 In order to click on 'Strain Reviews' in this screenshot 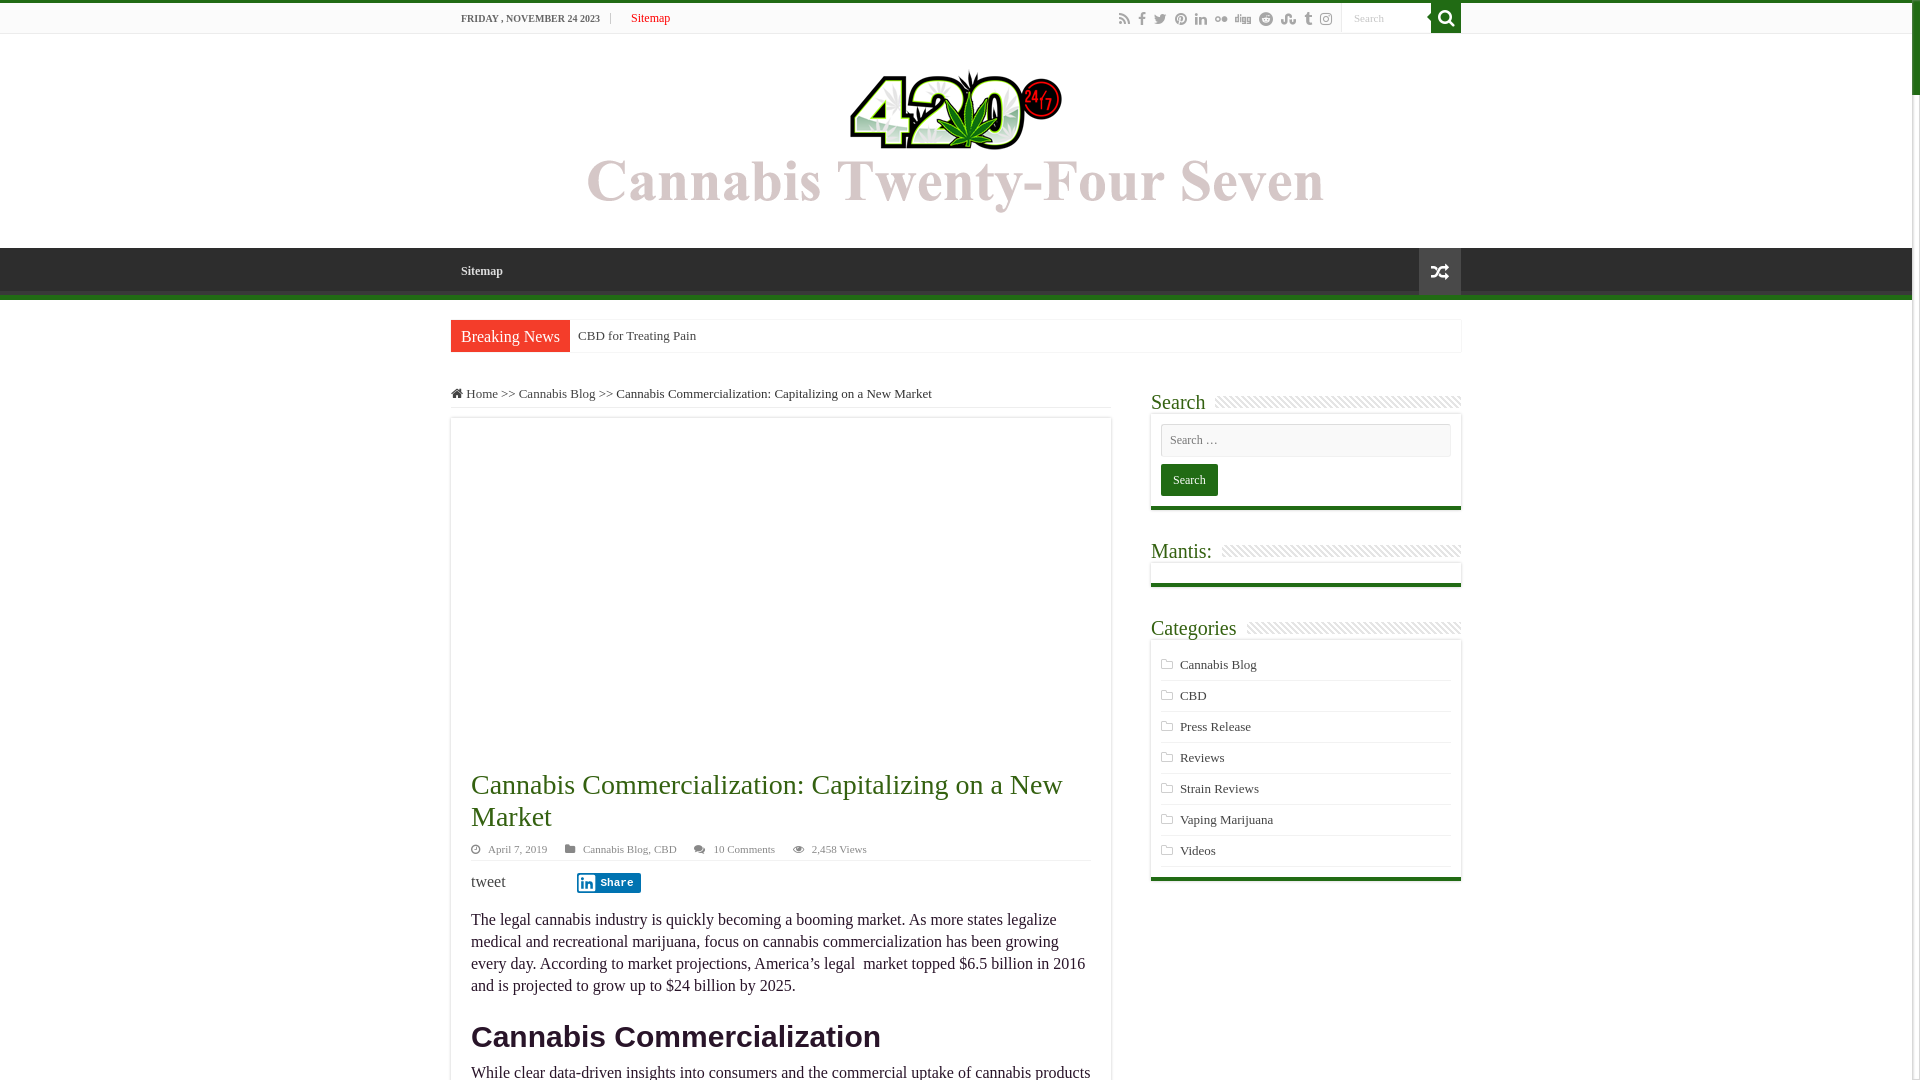, I will do `click(1180, 787)`.